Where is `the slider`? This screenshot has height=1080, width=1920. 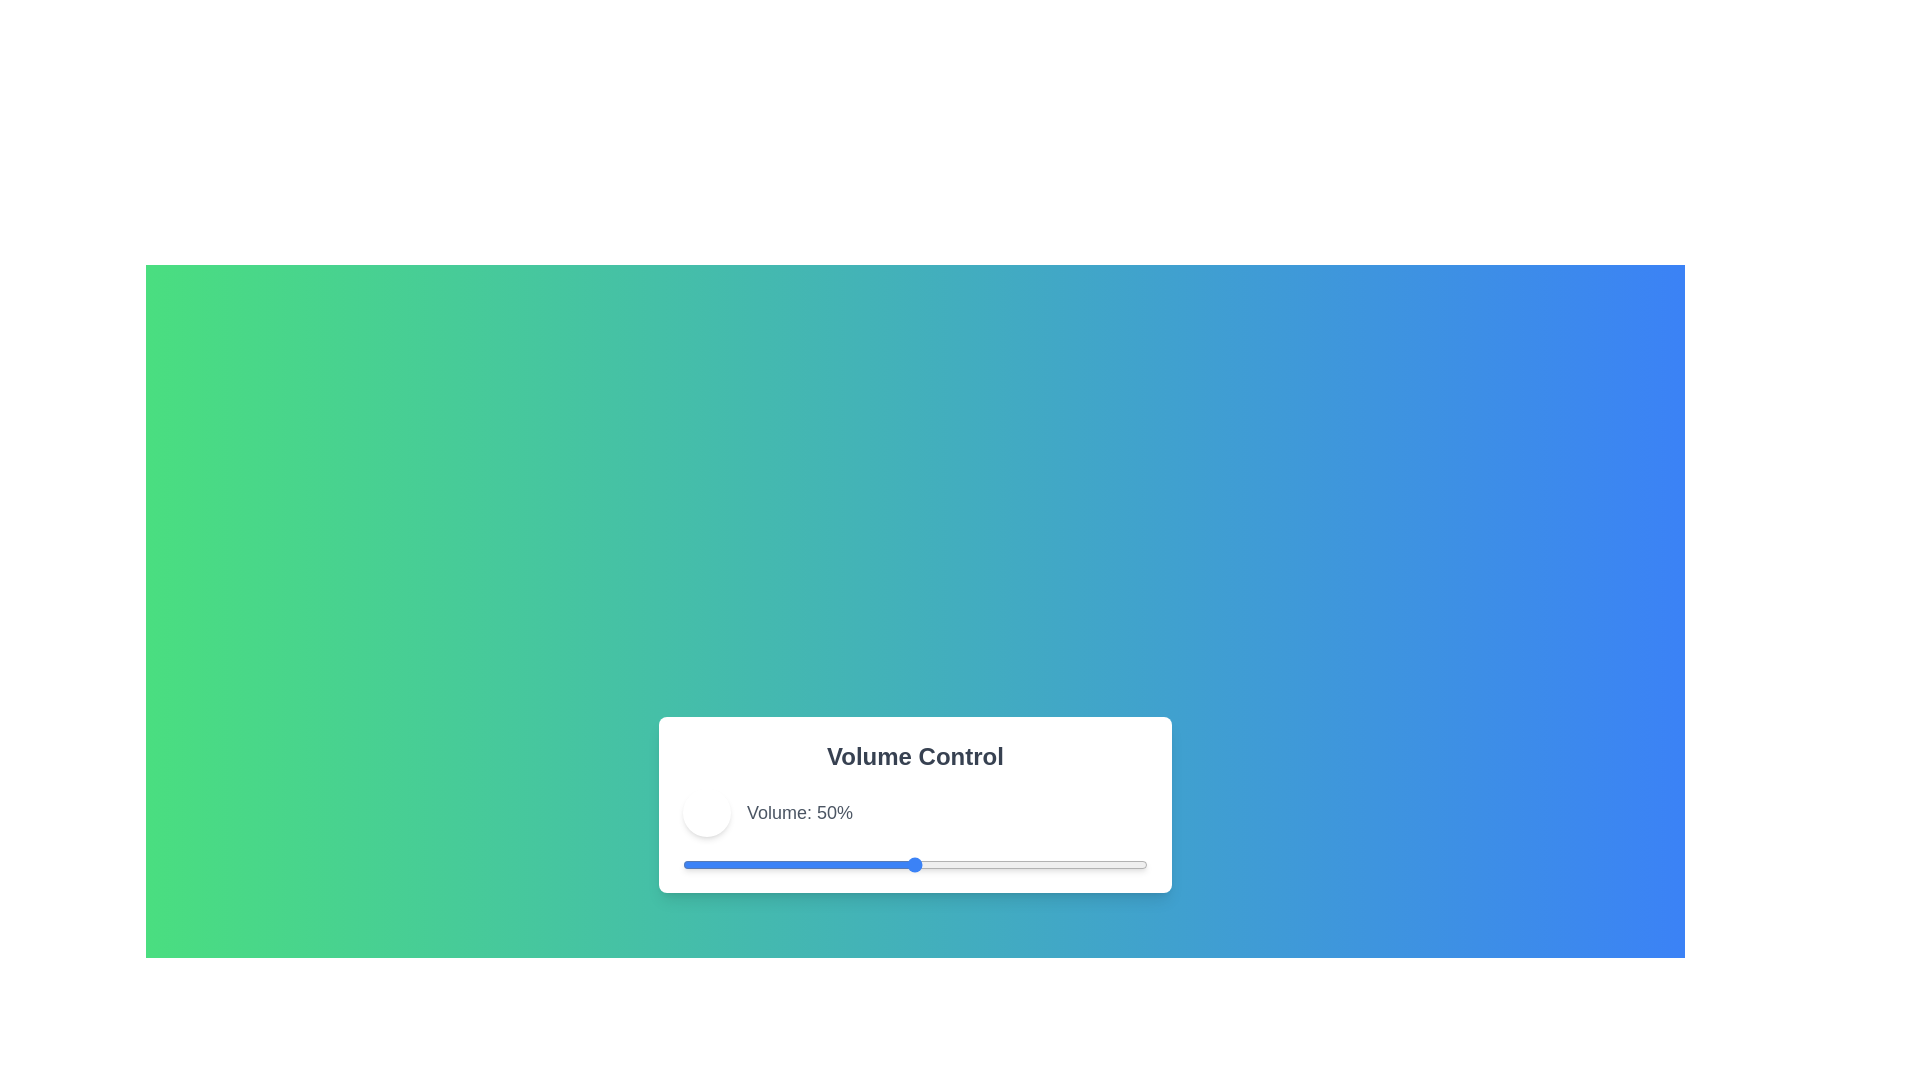 the slider is located at coordinates (1054, 863).